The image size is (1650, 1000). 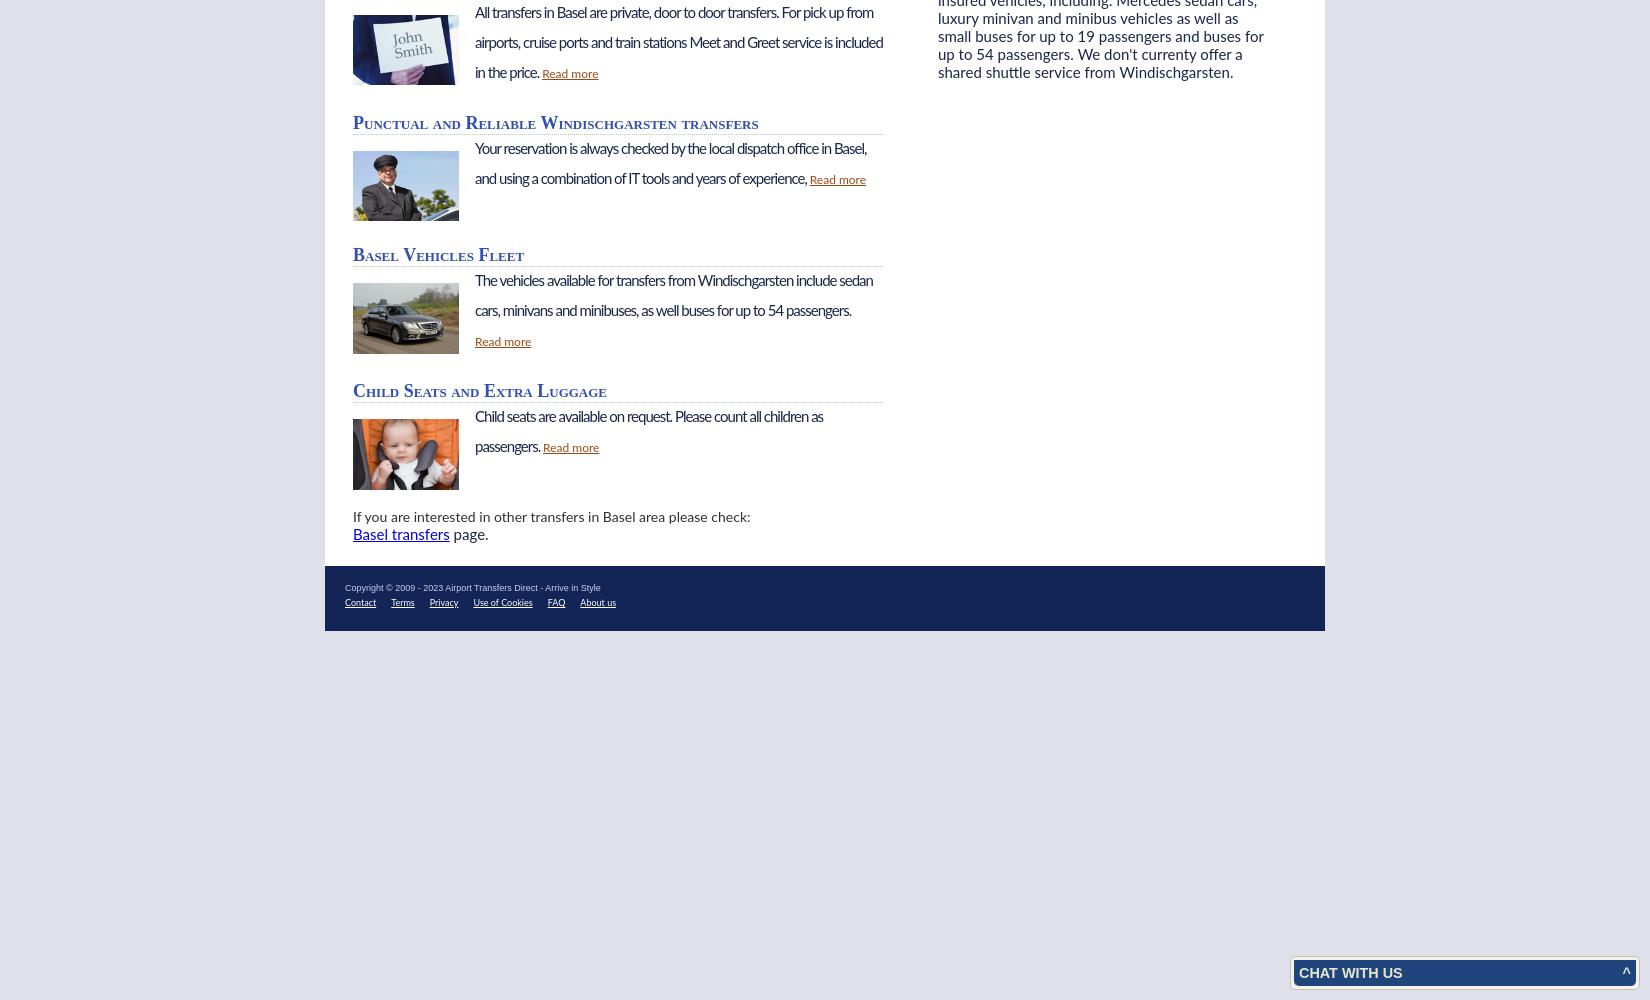 I want to click on 'Copyright © 2009 - 2023 Airport Transfers Direct - Arrive in Style', so click(x=345, y=586).